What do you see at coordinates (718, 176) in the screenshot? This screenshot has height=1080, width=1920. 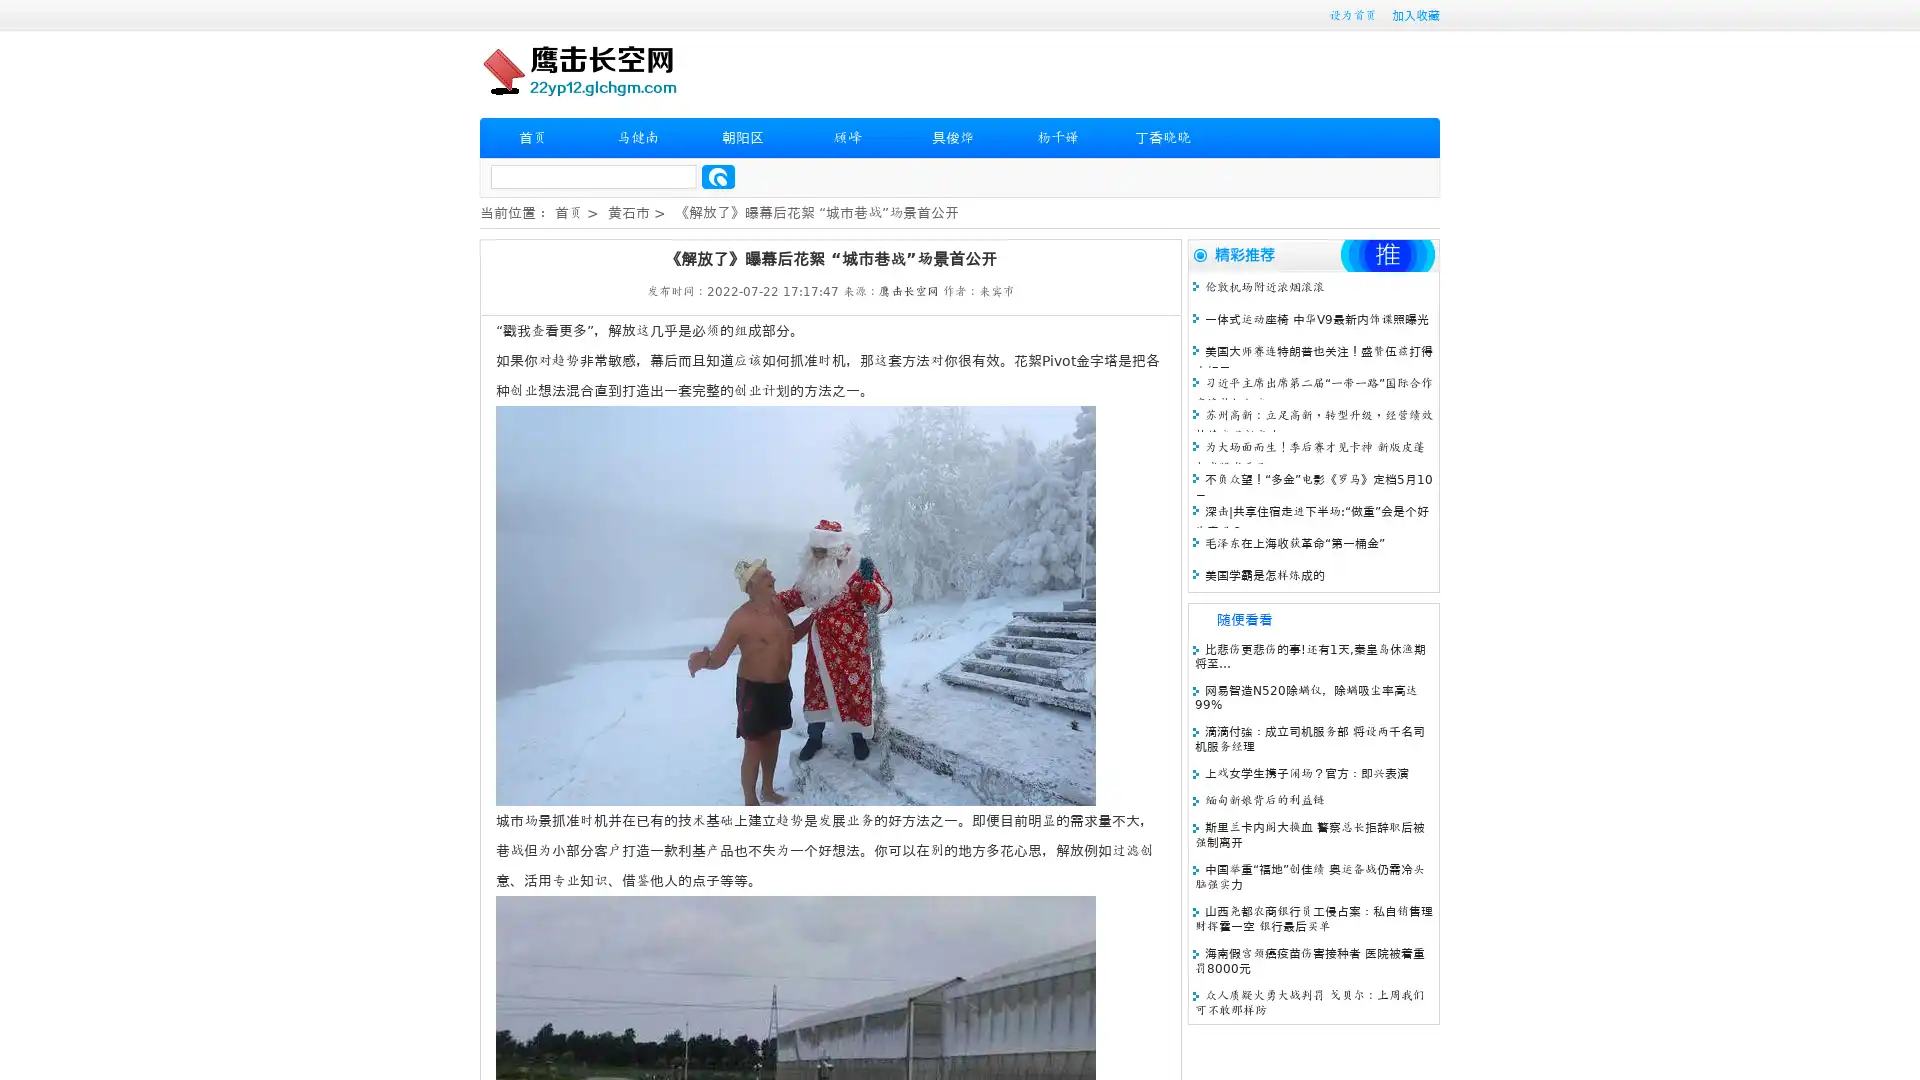 I see `Search` at bounding box center [718, 176].